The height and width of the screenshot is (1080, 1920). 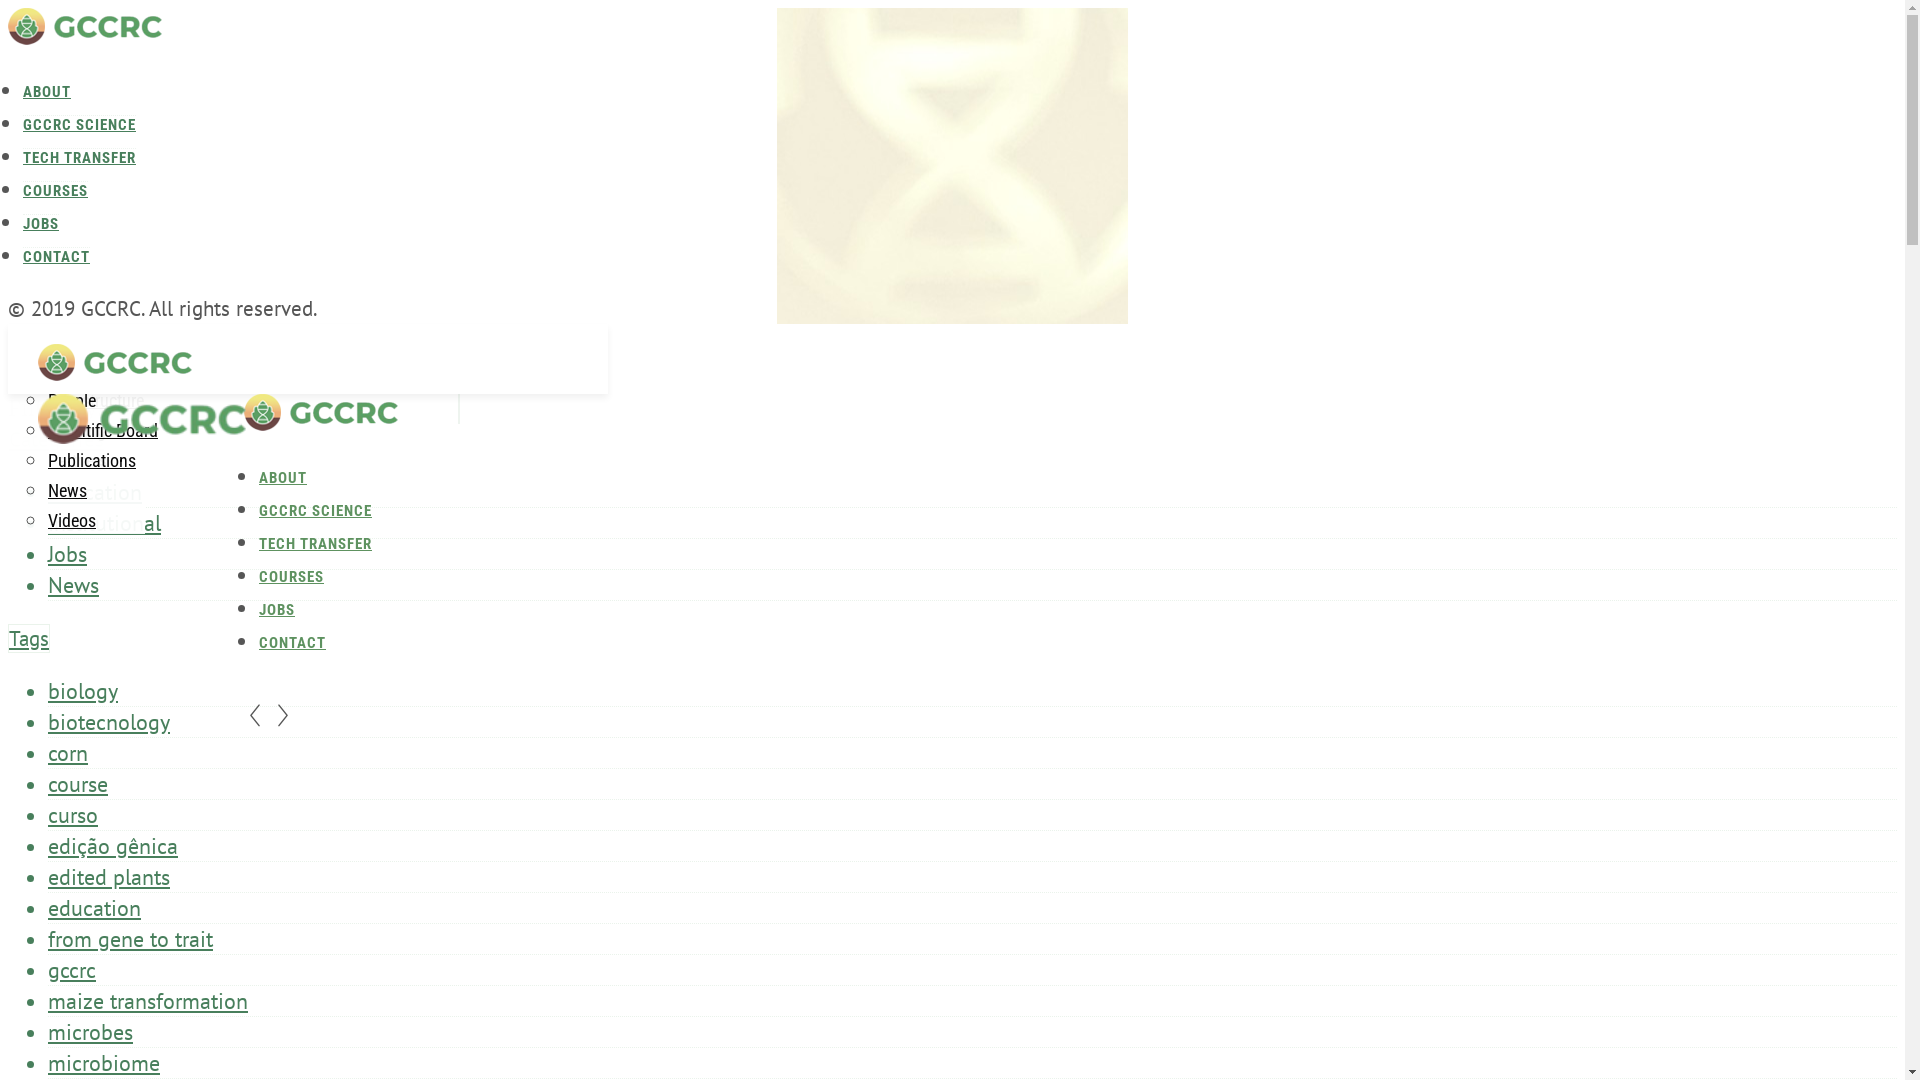 I want to click on 'Publications', so click(x=90, y=460).